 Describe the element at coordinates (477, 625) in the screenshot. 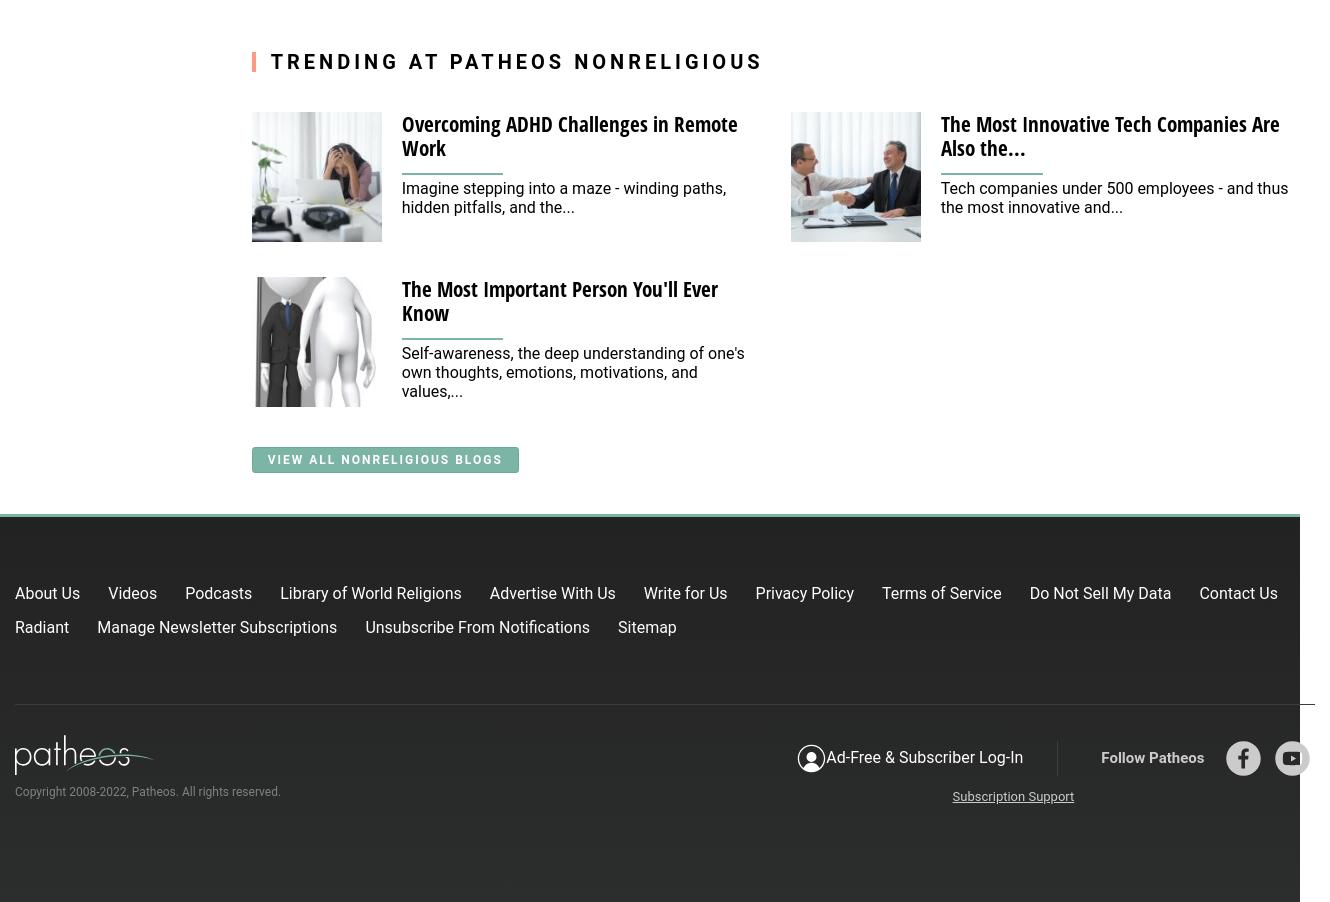

I see `'Unsubscribe From Notifications'` at that location.